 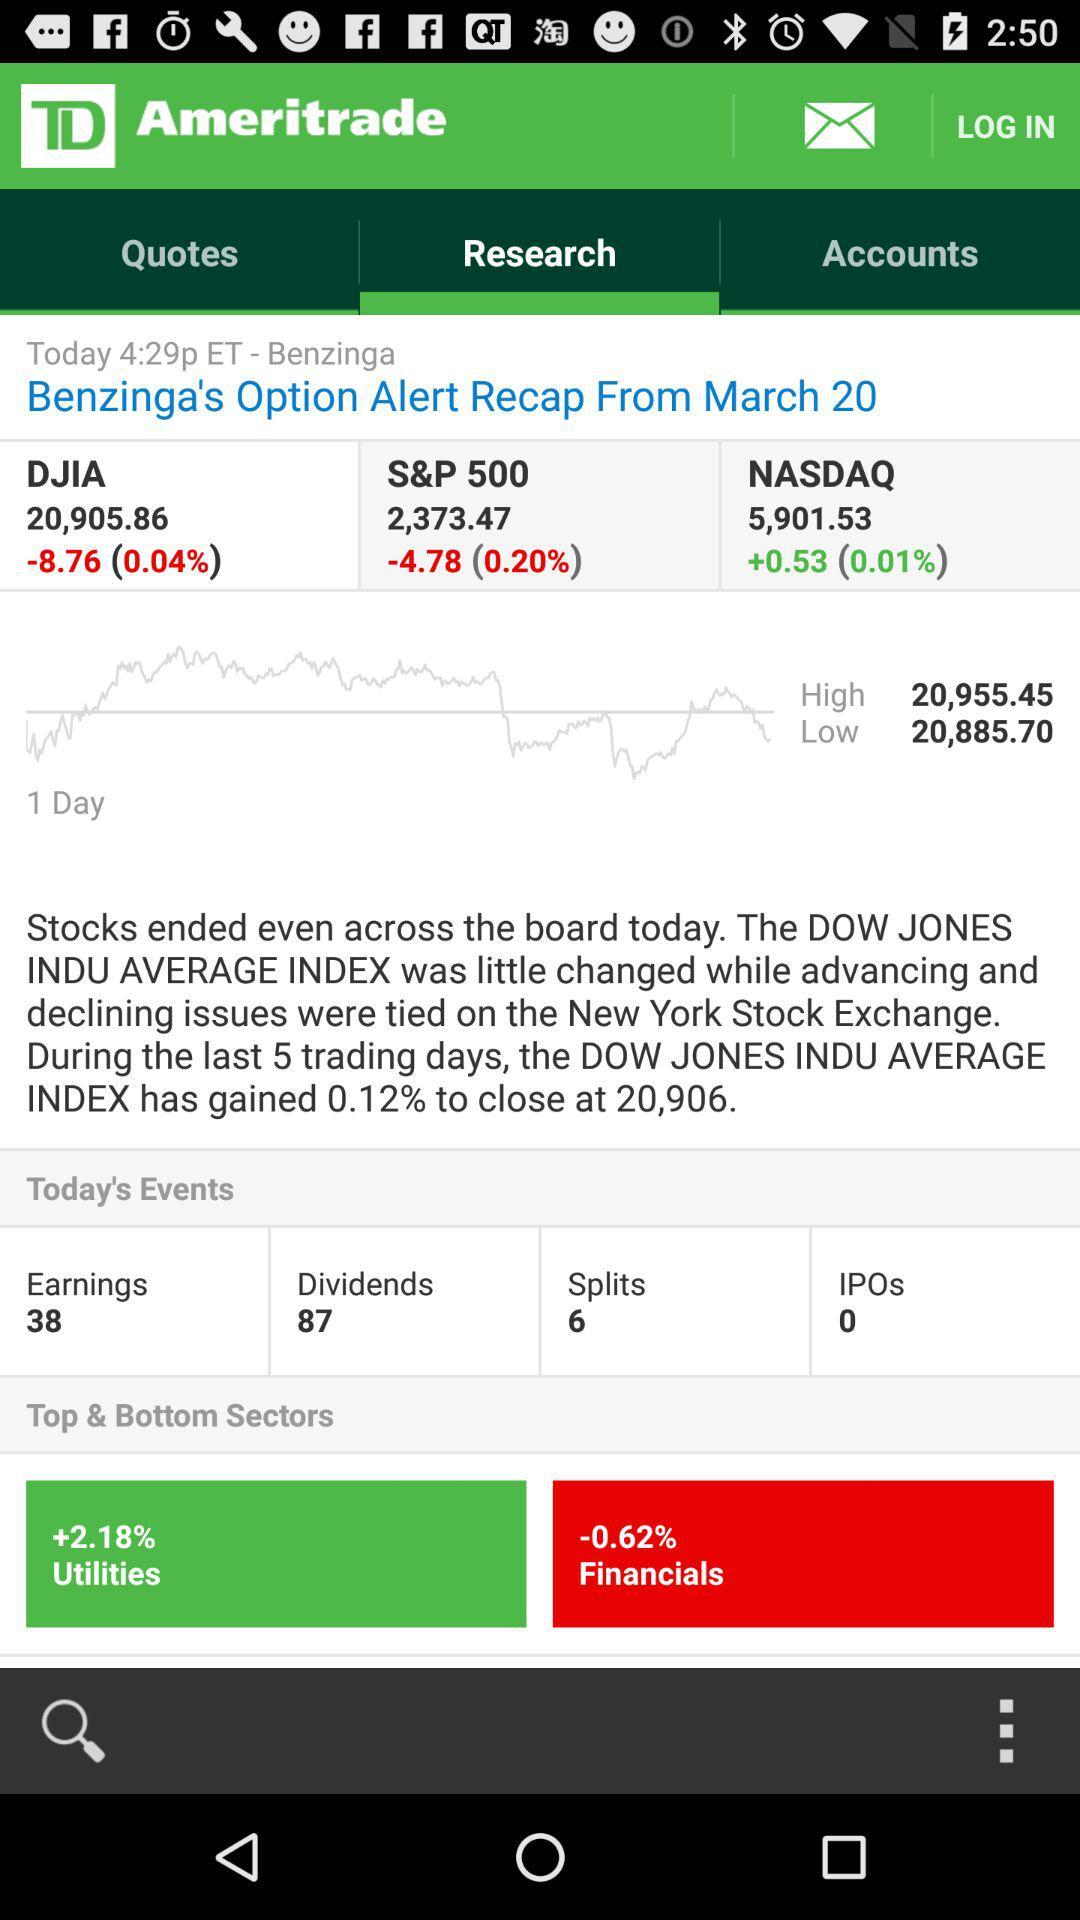 What do you see at coordinates (538, 251) in the screenshot?
I see `app to the left of the accounts app` at bounding box center [538, 251].